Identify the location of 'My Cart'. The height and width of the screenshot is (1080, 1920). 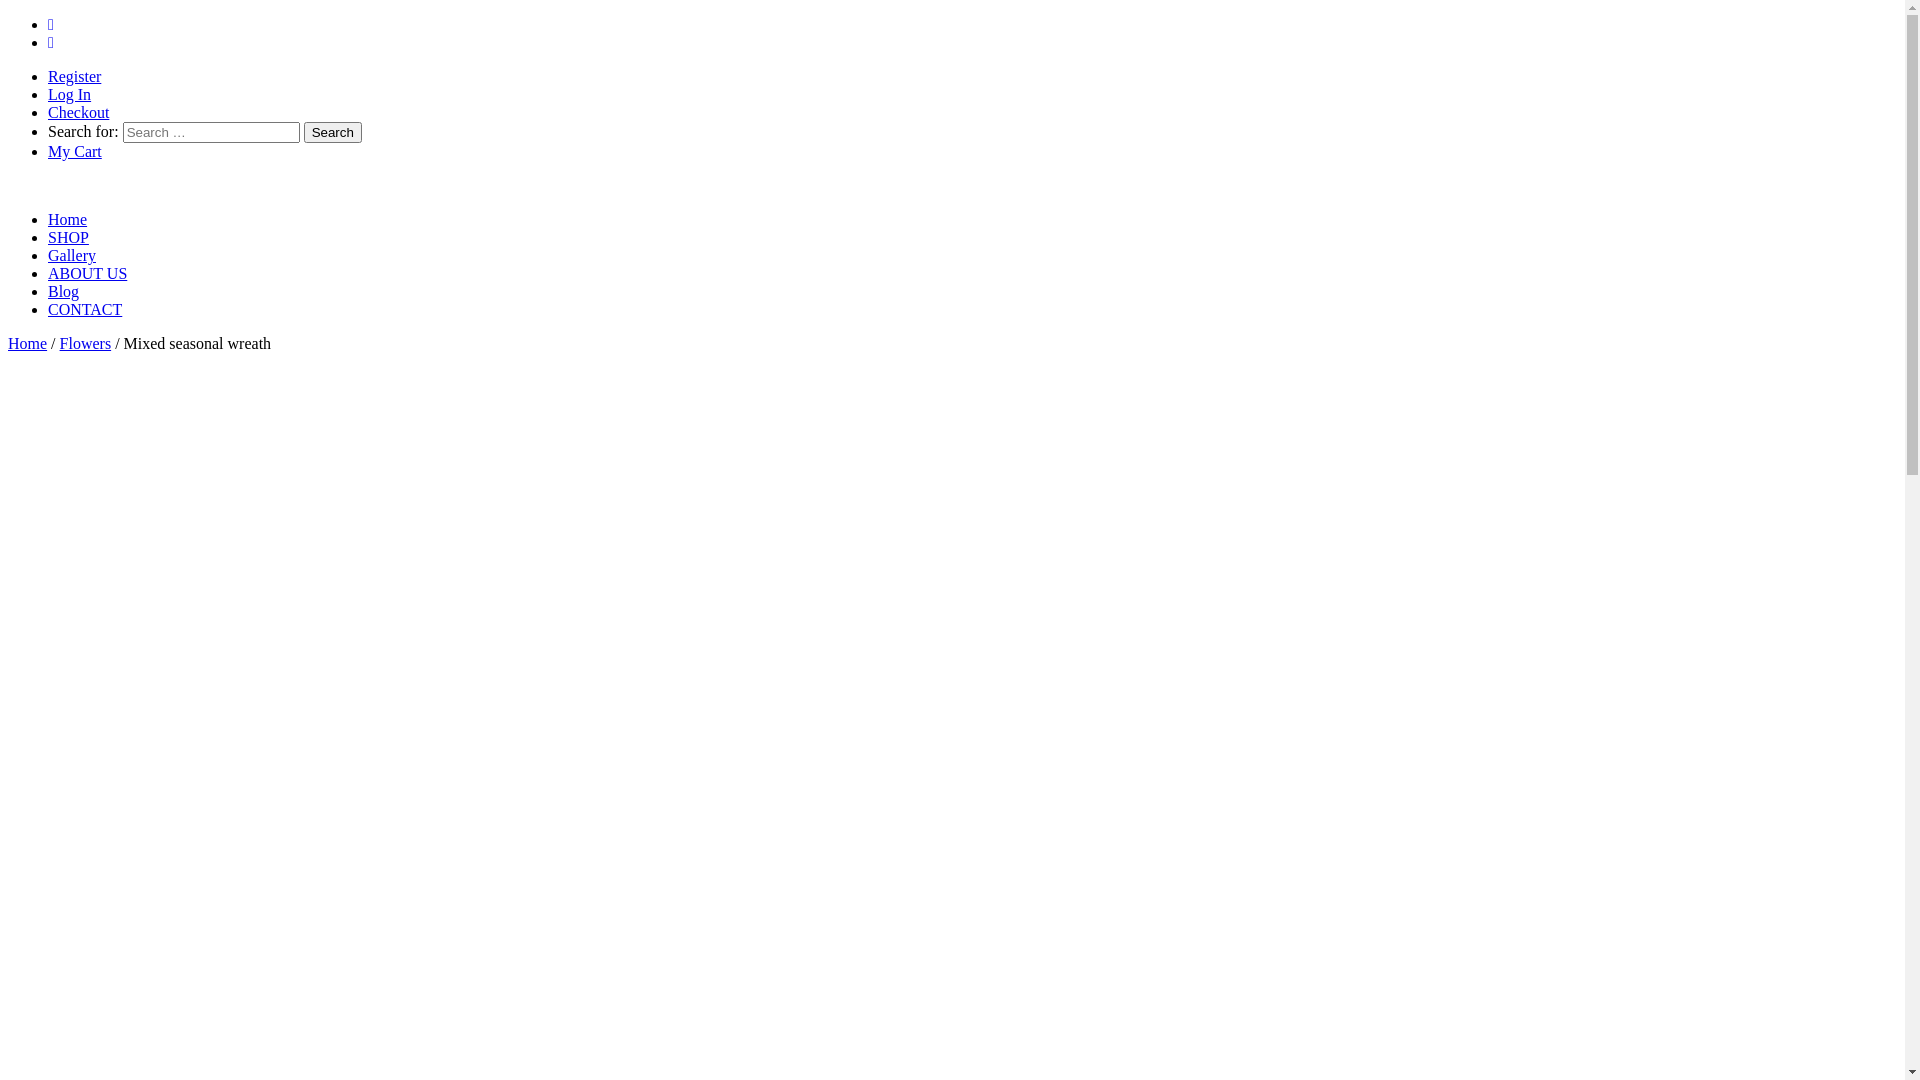
(75, 150).